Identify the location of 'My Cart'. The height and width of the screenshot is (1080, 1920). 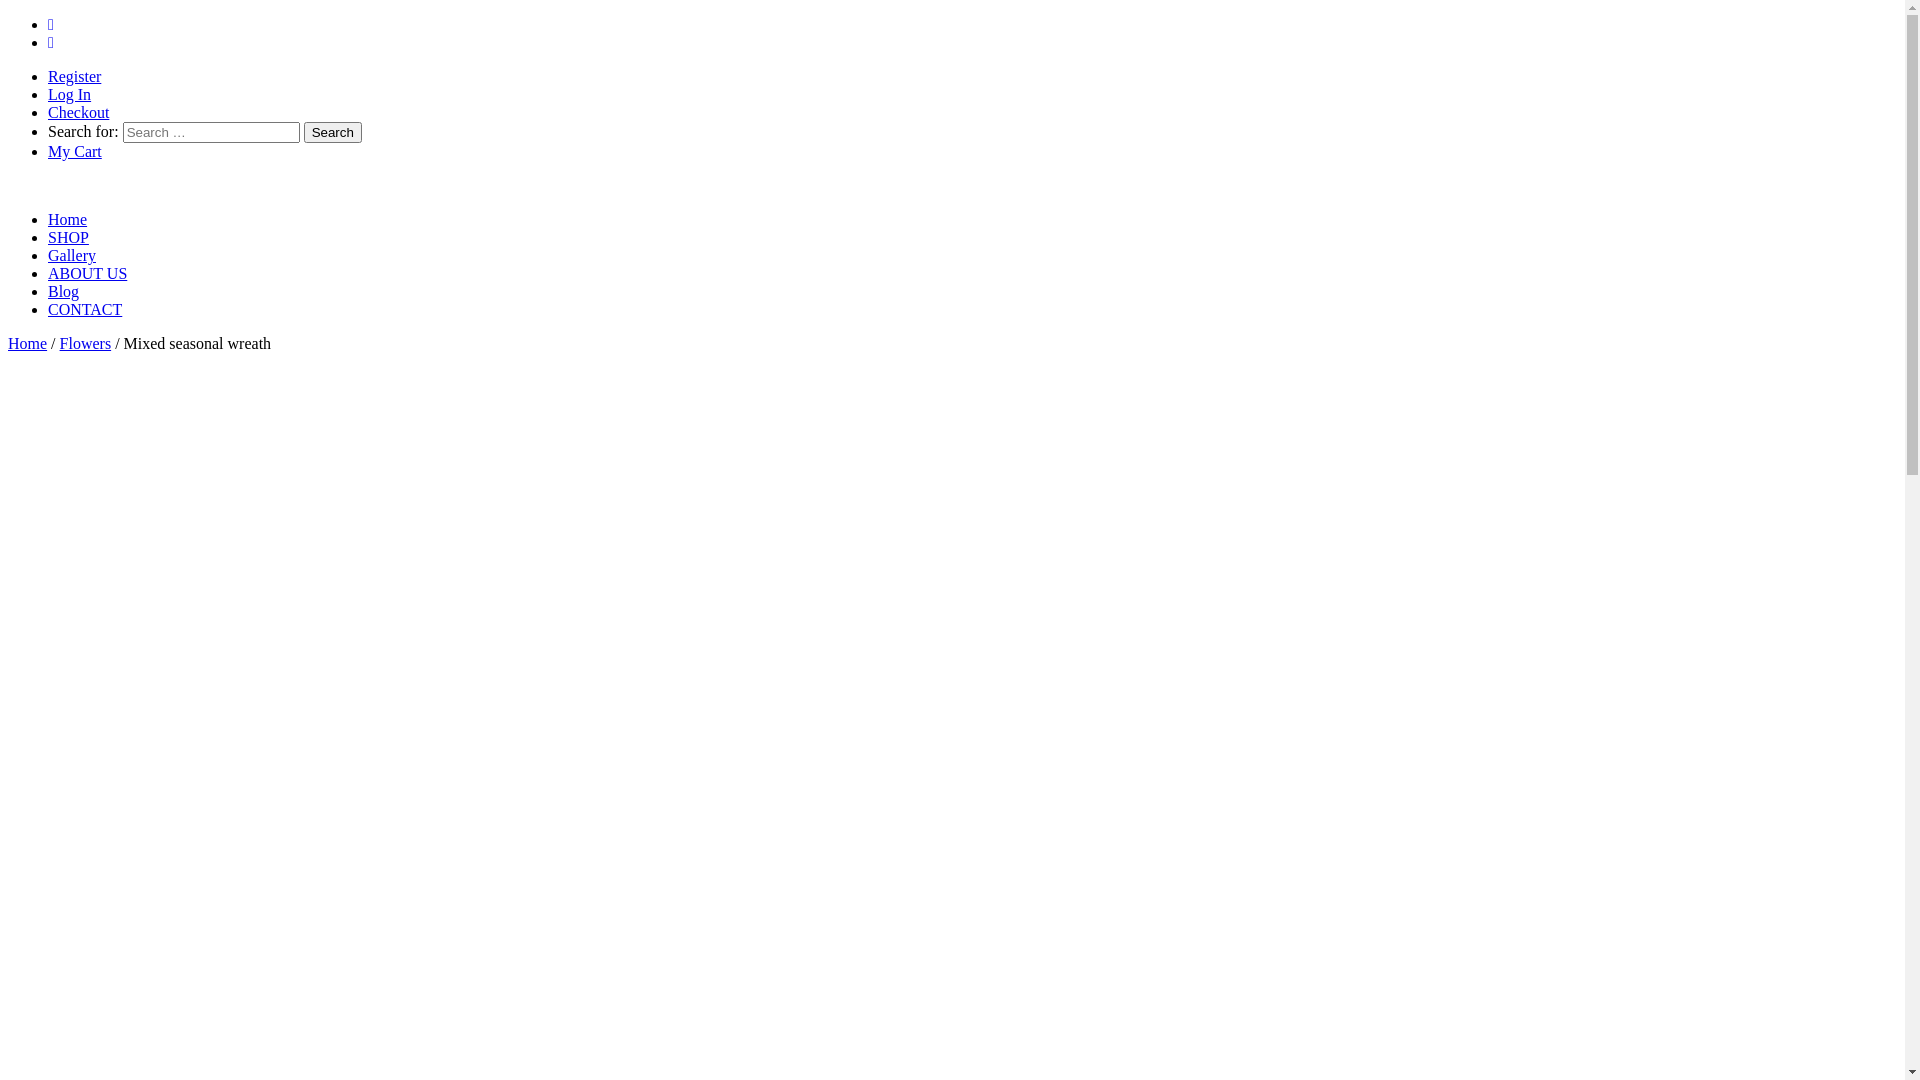
(75, 150).